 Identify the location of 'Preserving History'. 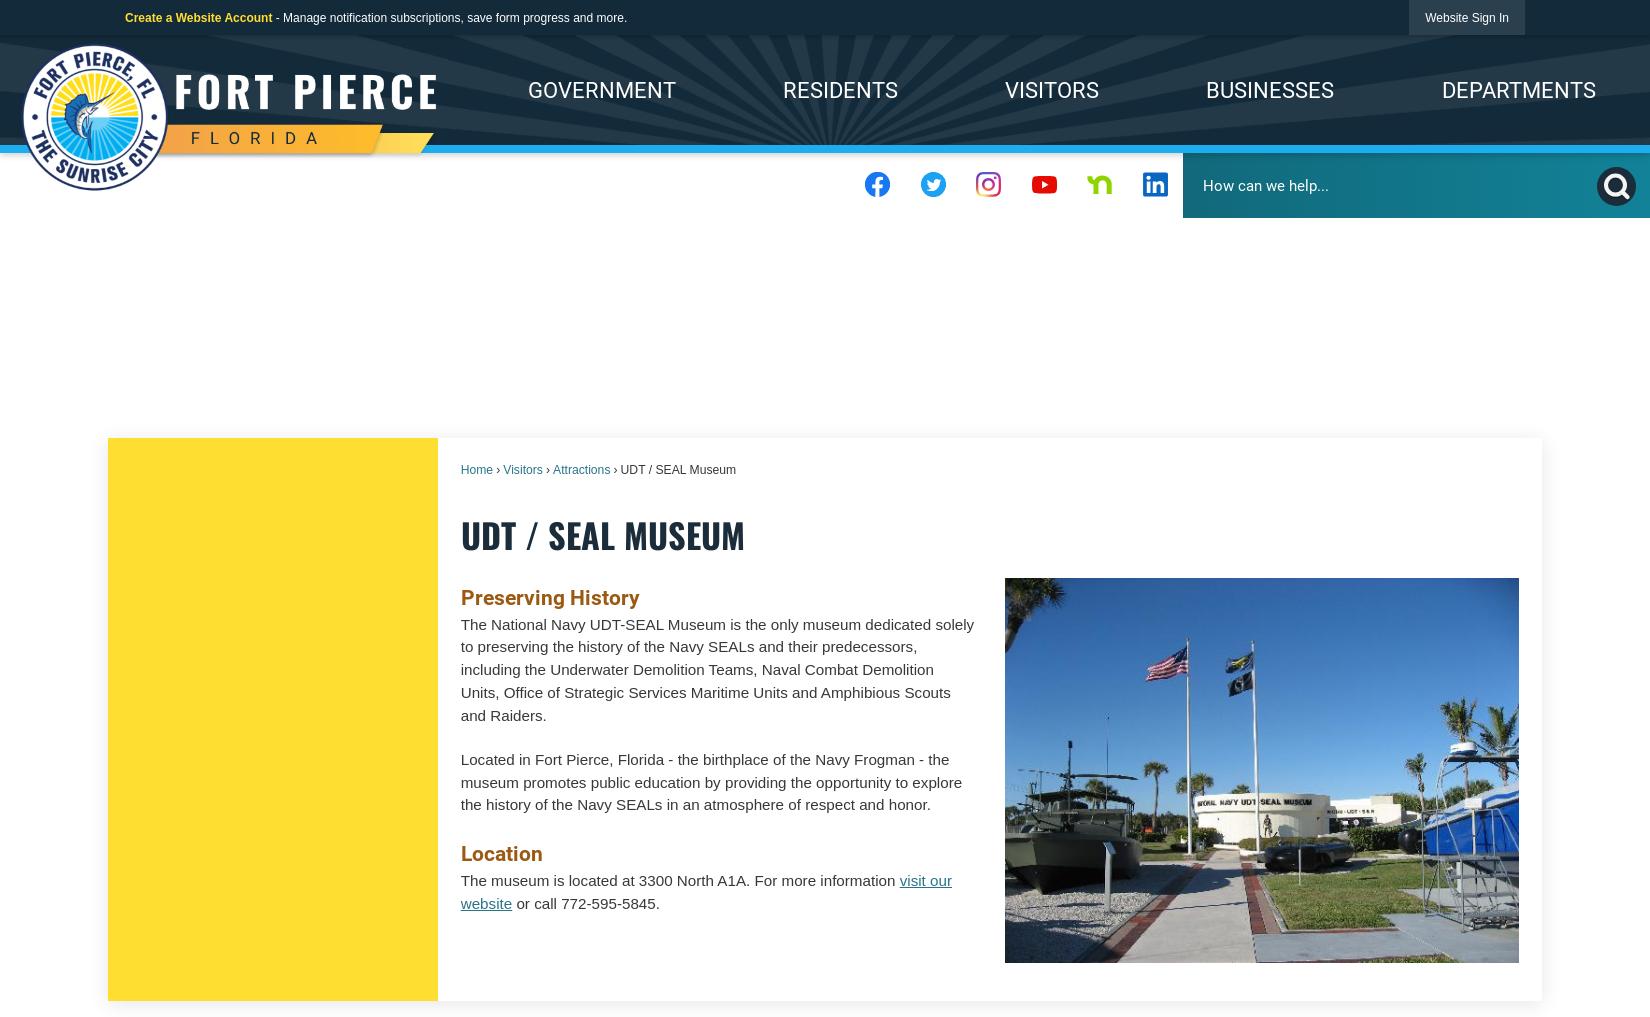
(548, 595).